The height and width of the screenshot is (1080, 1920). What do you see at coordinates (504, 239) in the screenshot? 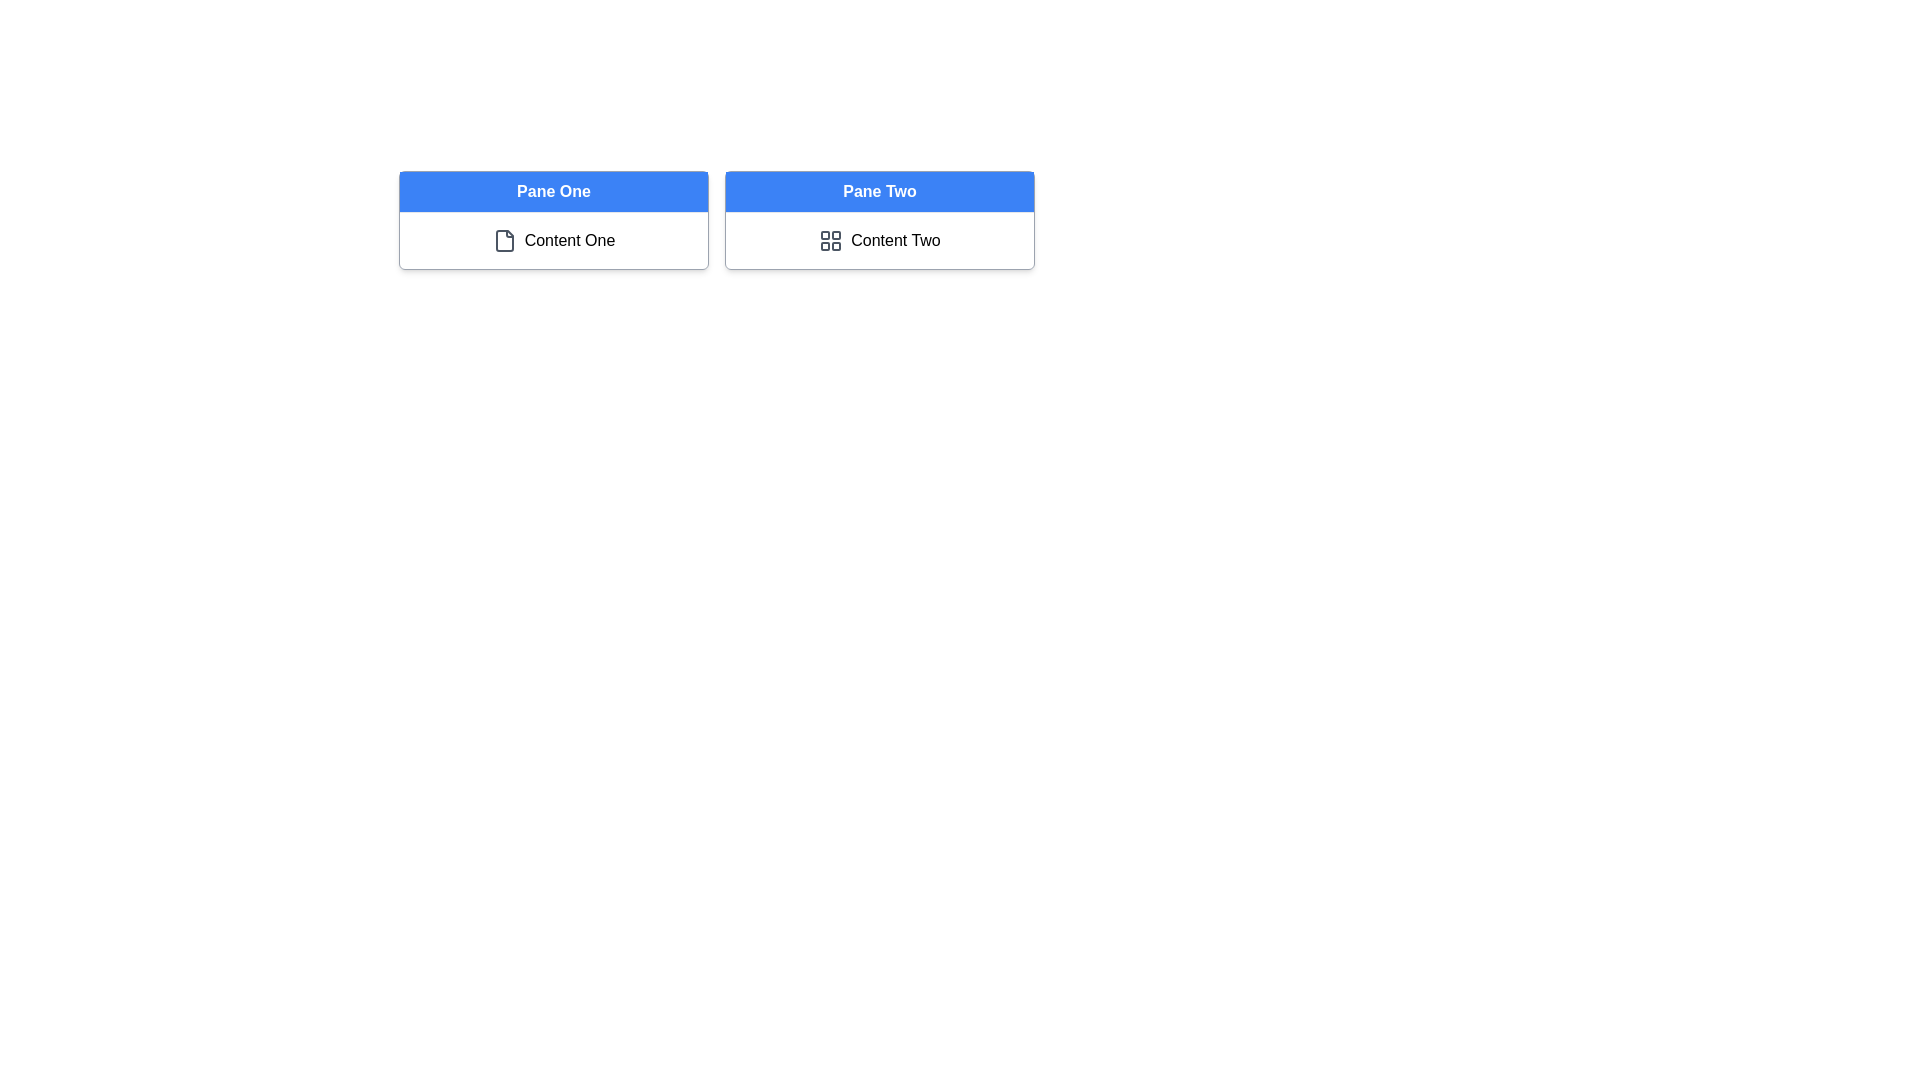
I see `the file icon located in the top-left corner of 'Pane One,' which is visually represented by a gray outlined file icon next to the text label 'Content One.'` at bounding box center [504, 239].